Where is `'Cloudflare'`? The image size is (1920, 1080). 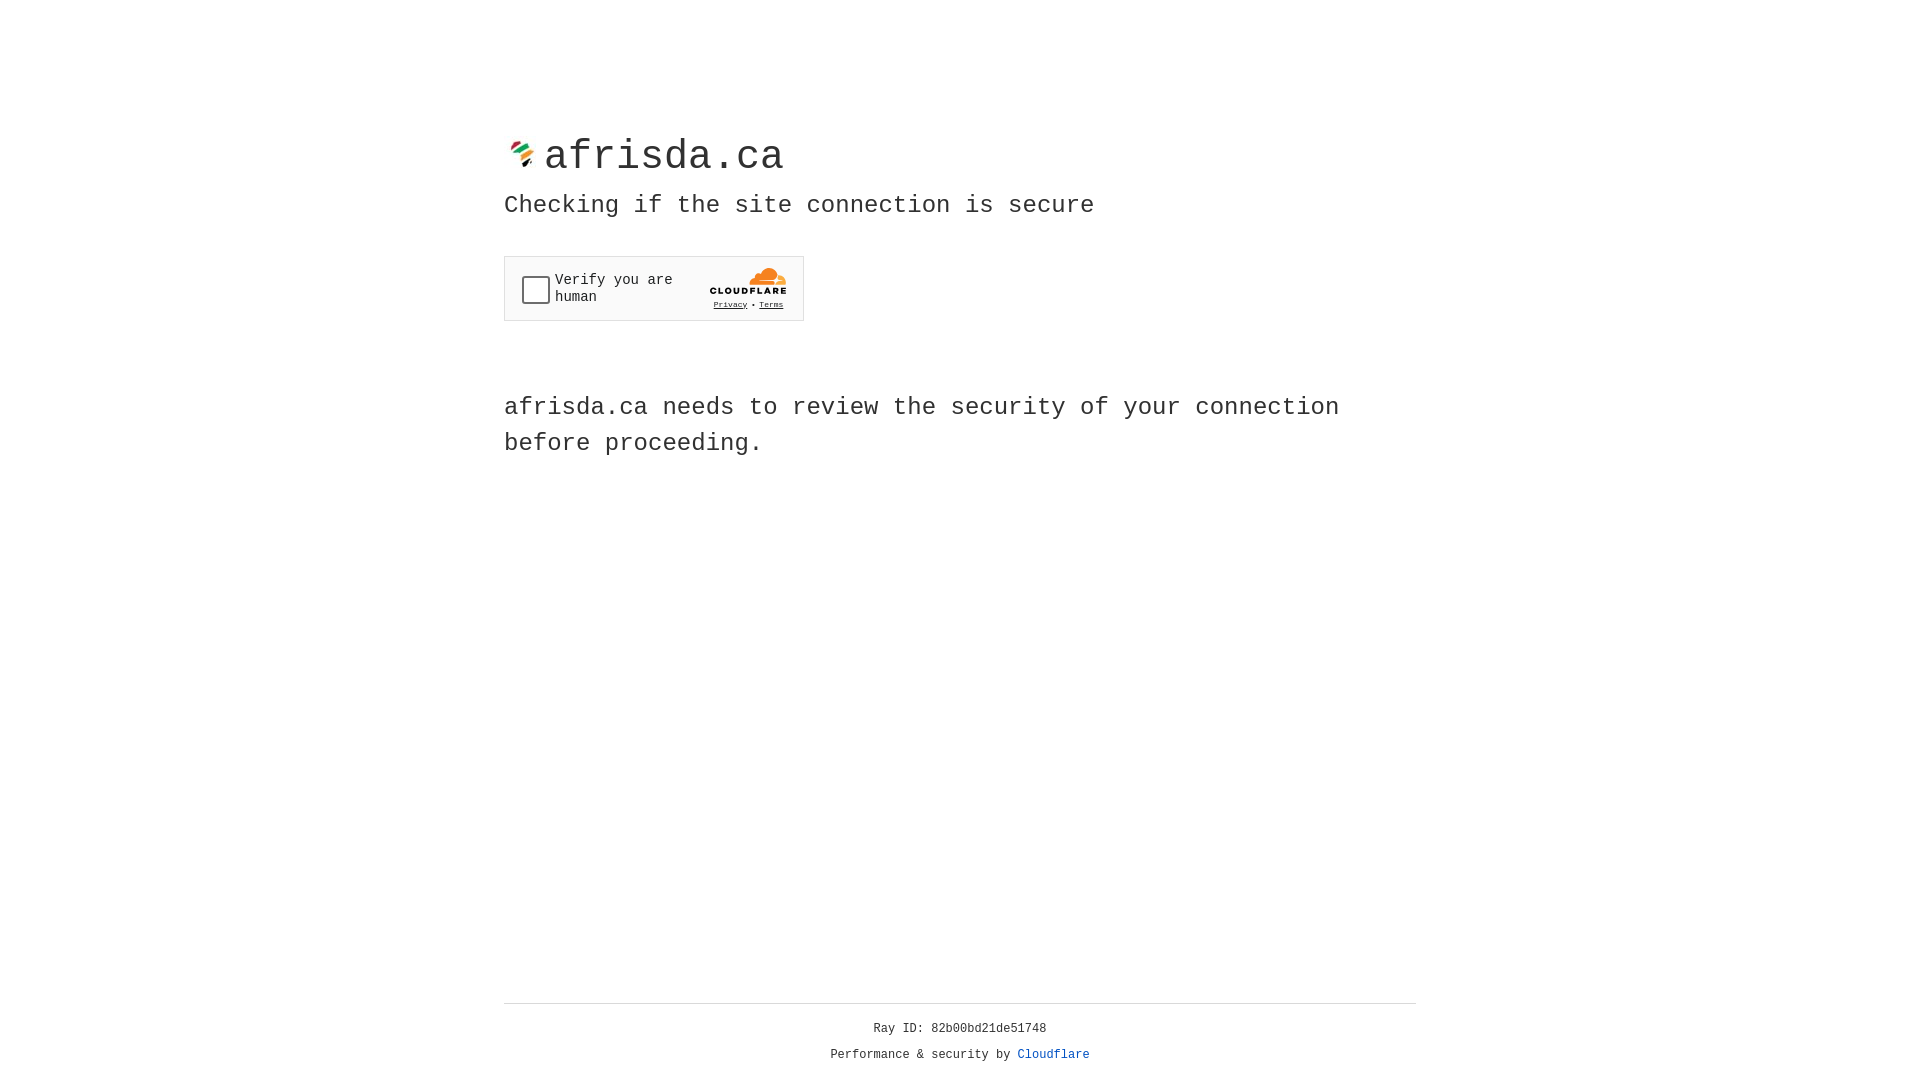 'Cloudflare' is located at coordinates (1017, 1054).